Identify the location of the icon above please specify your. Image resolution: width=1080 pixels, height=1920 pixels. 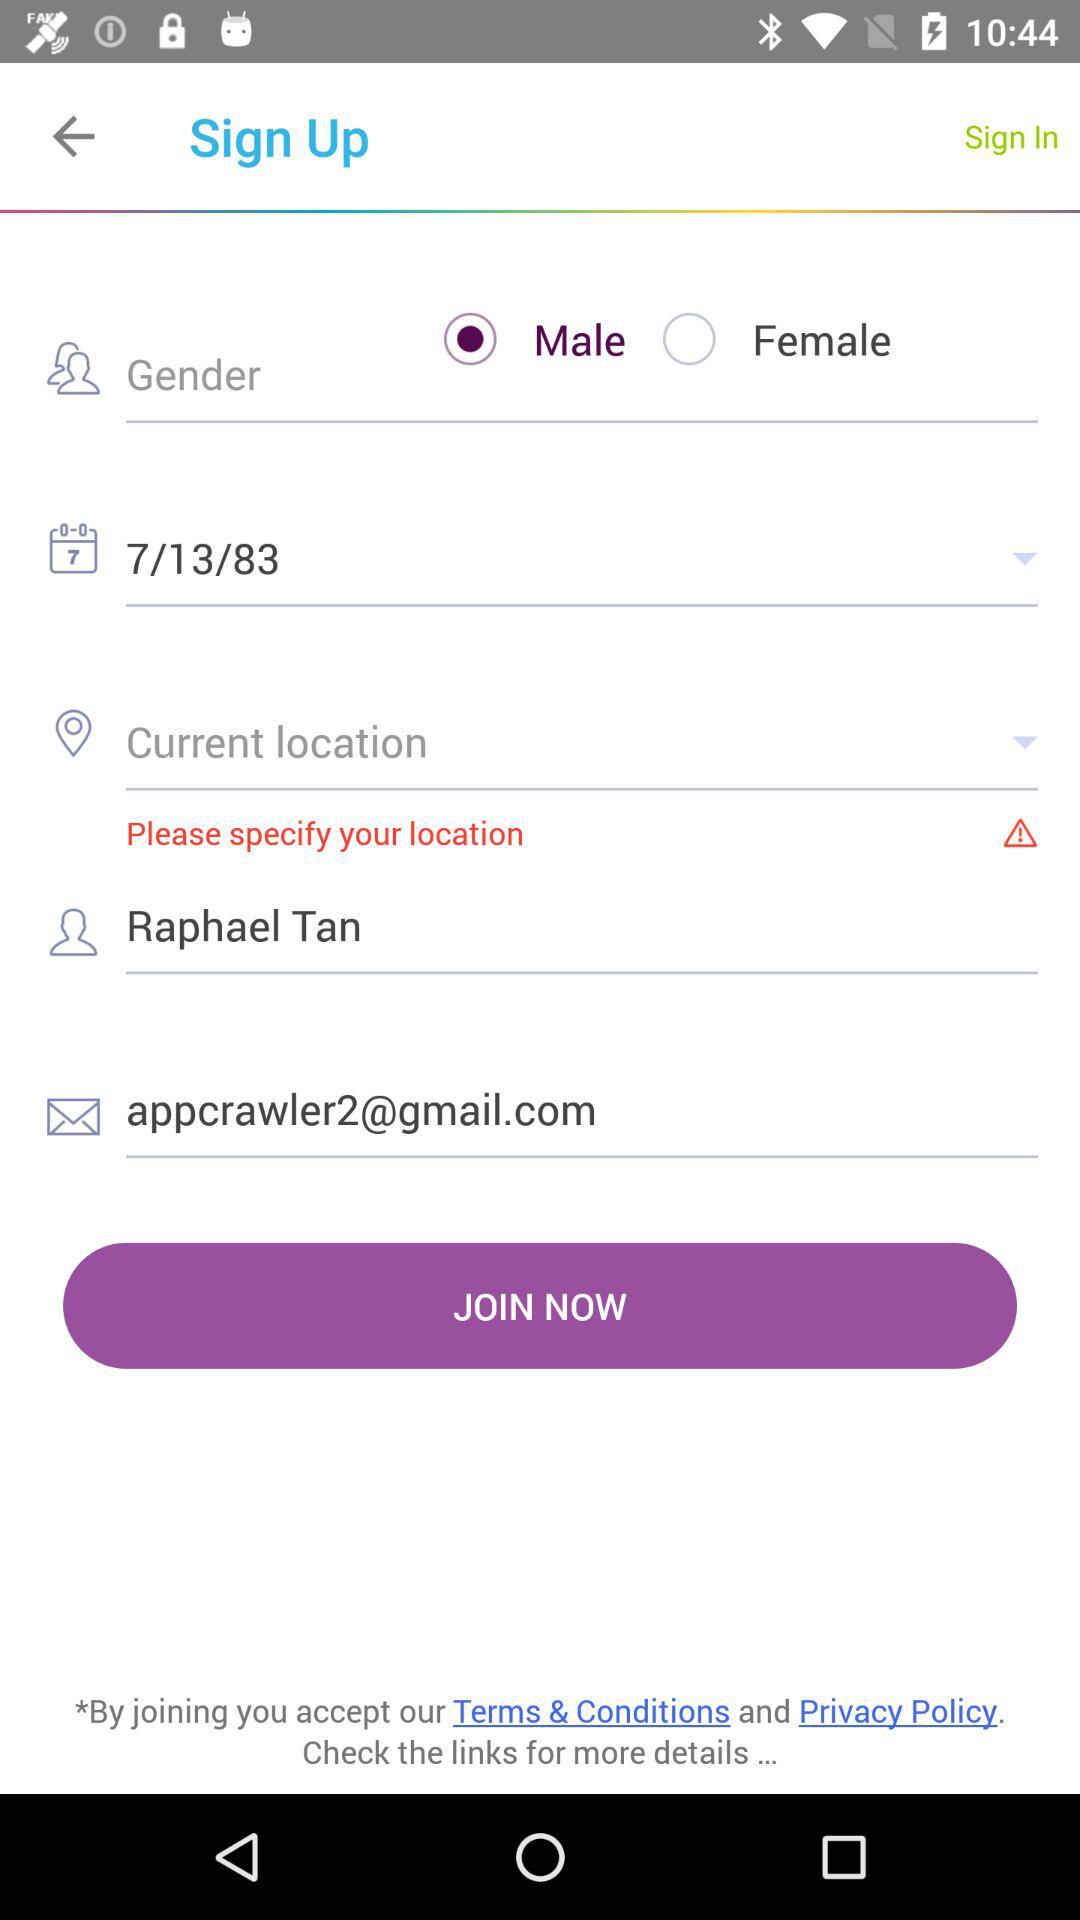
(582, 739).